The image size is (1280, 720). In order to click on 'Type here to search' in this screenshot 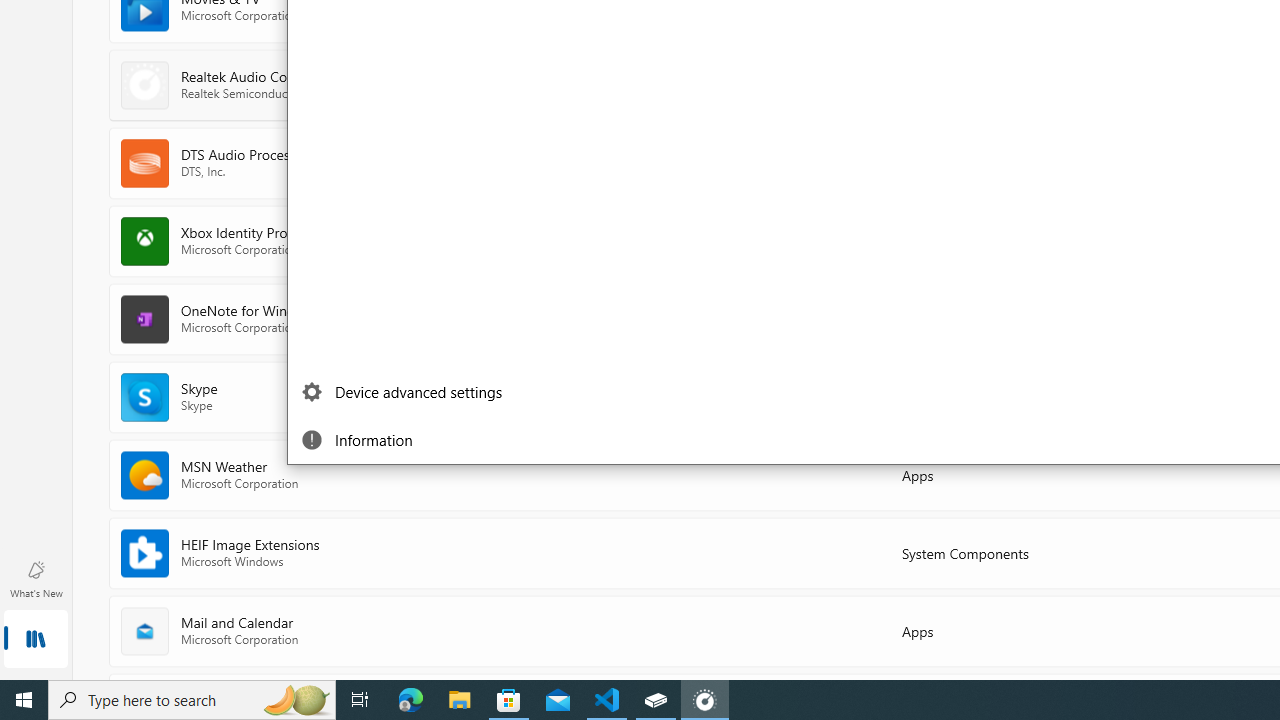, I will do `click(192, 698)`.